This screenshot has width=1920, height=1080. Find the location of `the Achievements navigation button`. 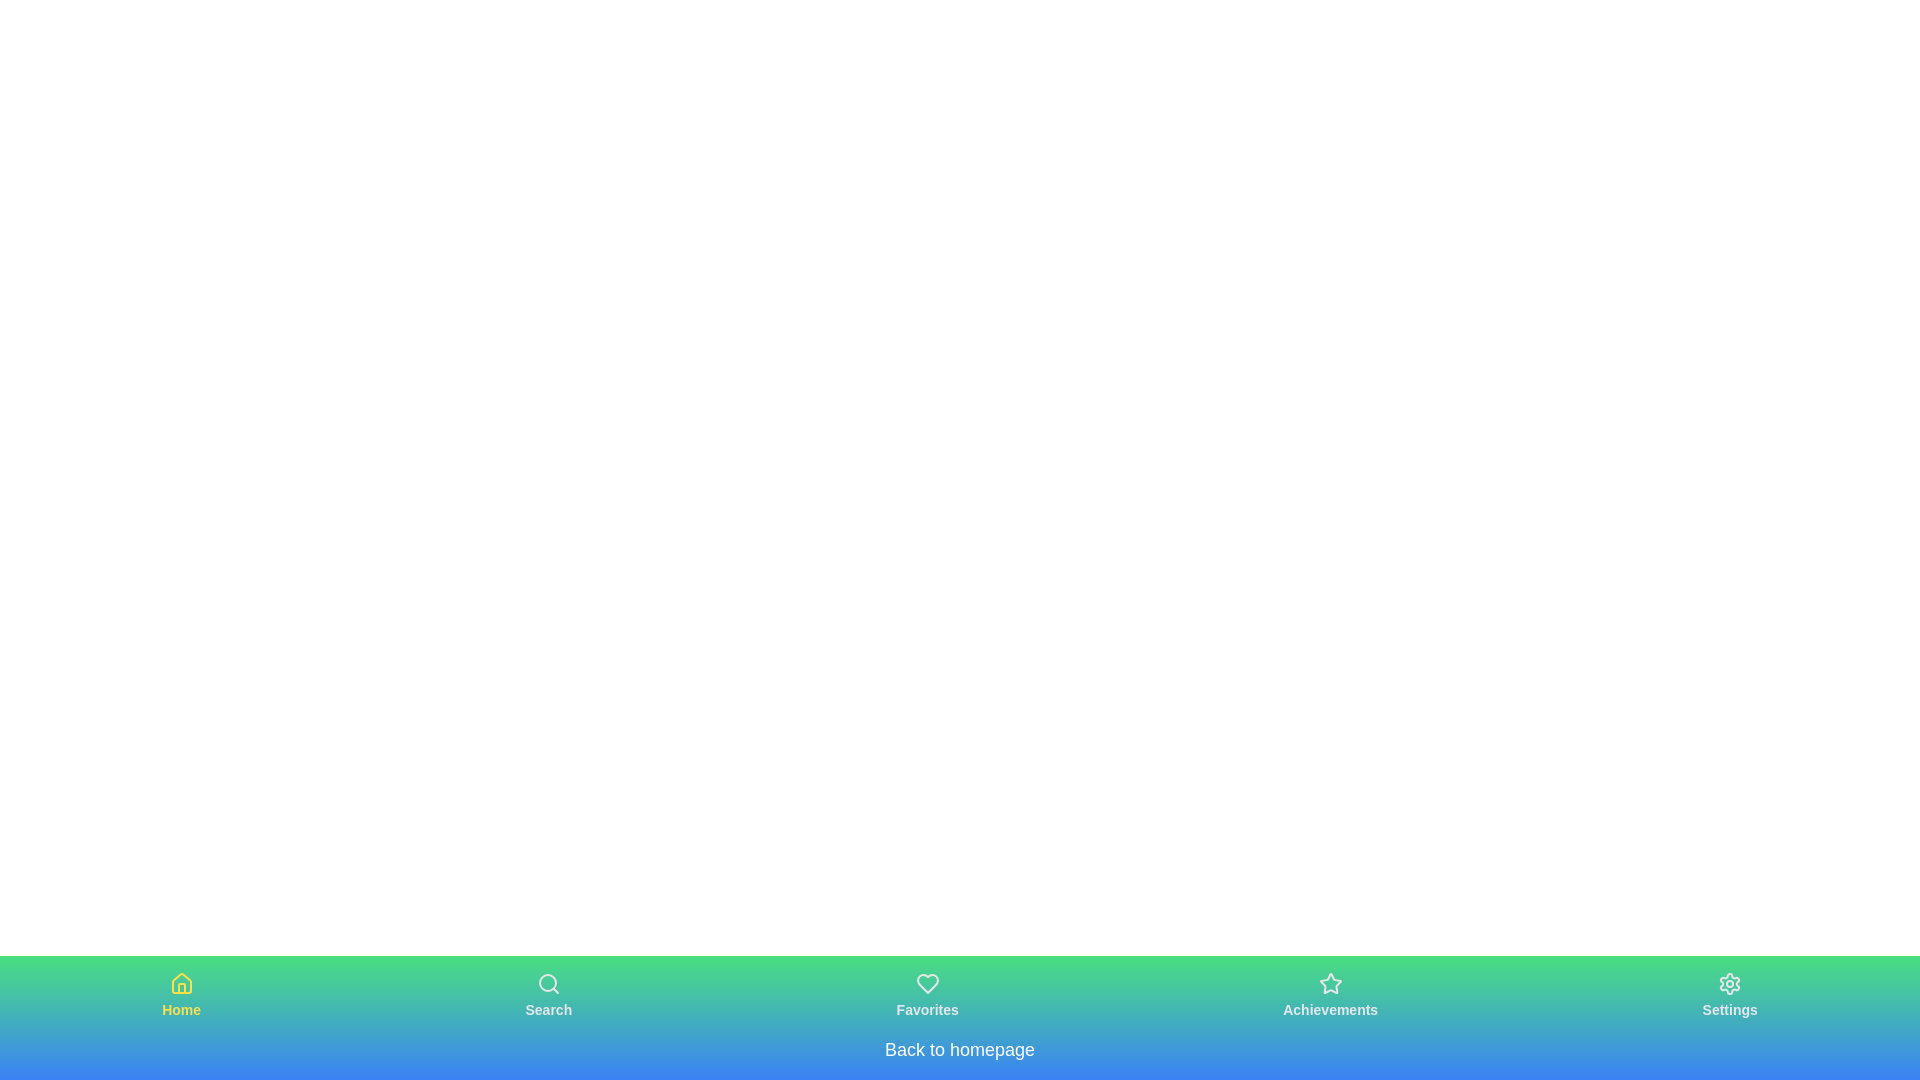

the Achievements navigation button is located at coordinates (1330, 995).